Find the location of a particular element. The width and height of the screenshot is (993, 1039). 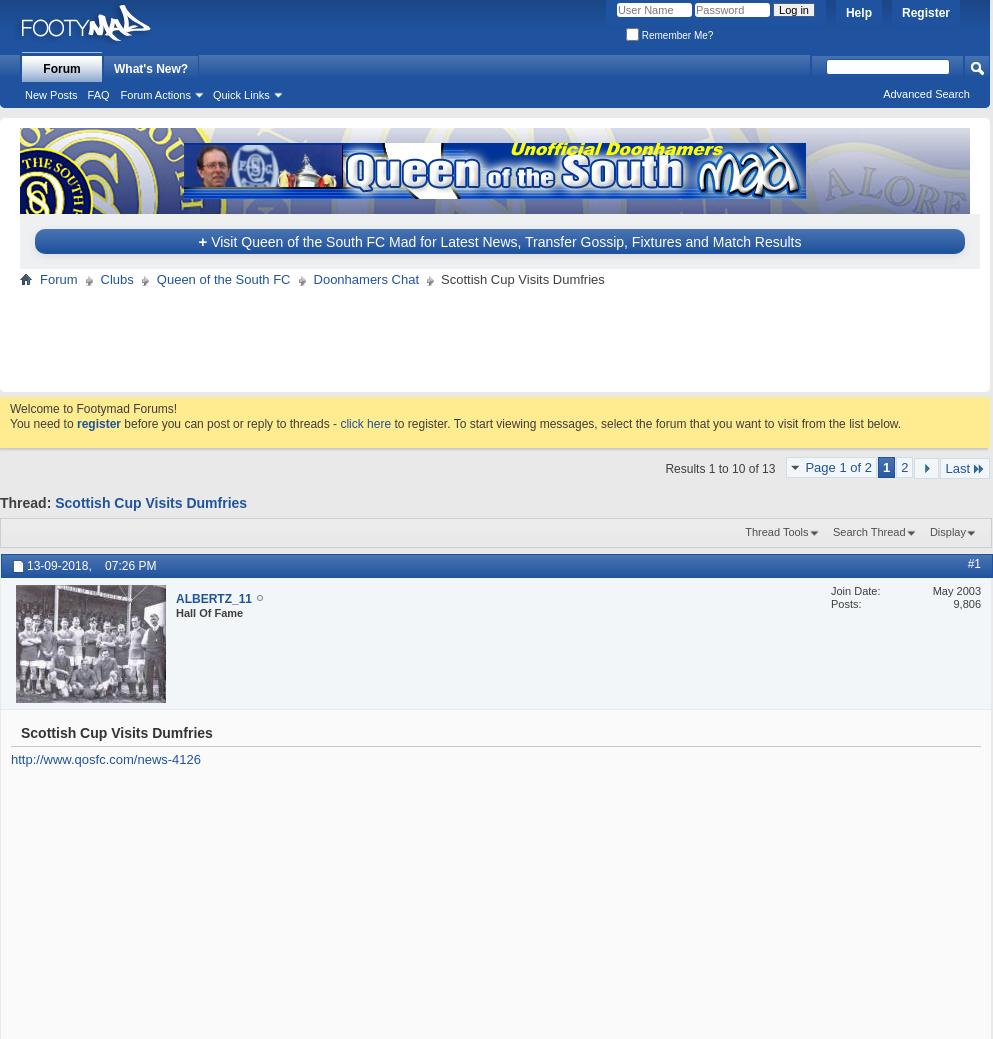

'Quick Links' is located at coordinates (239, 93).